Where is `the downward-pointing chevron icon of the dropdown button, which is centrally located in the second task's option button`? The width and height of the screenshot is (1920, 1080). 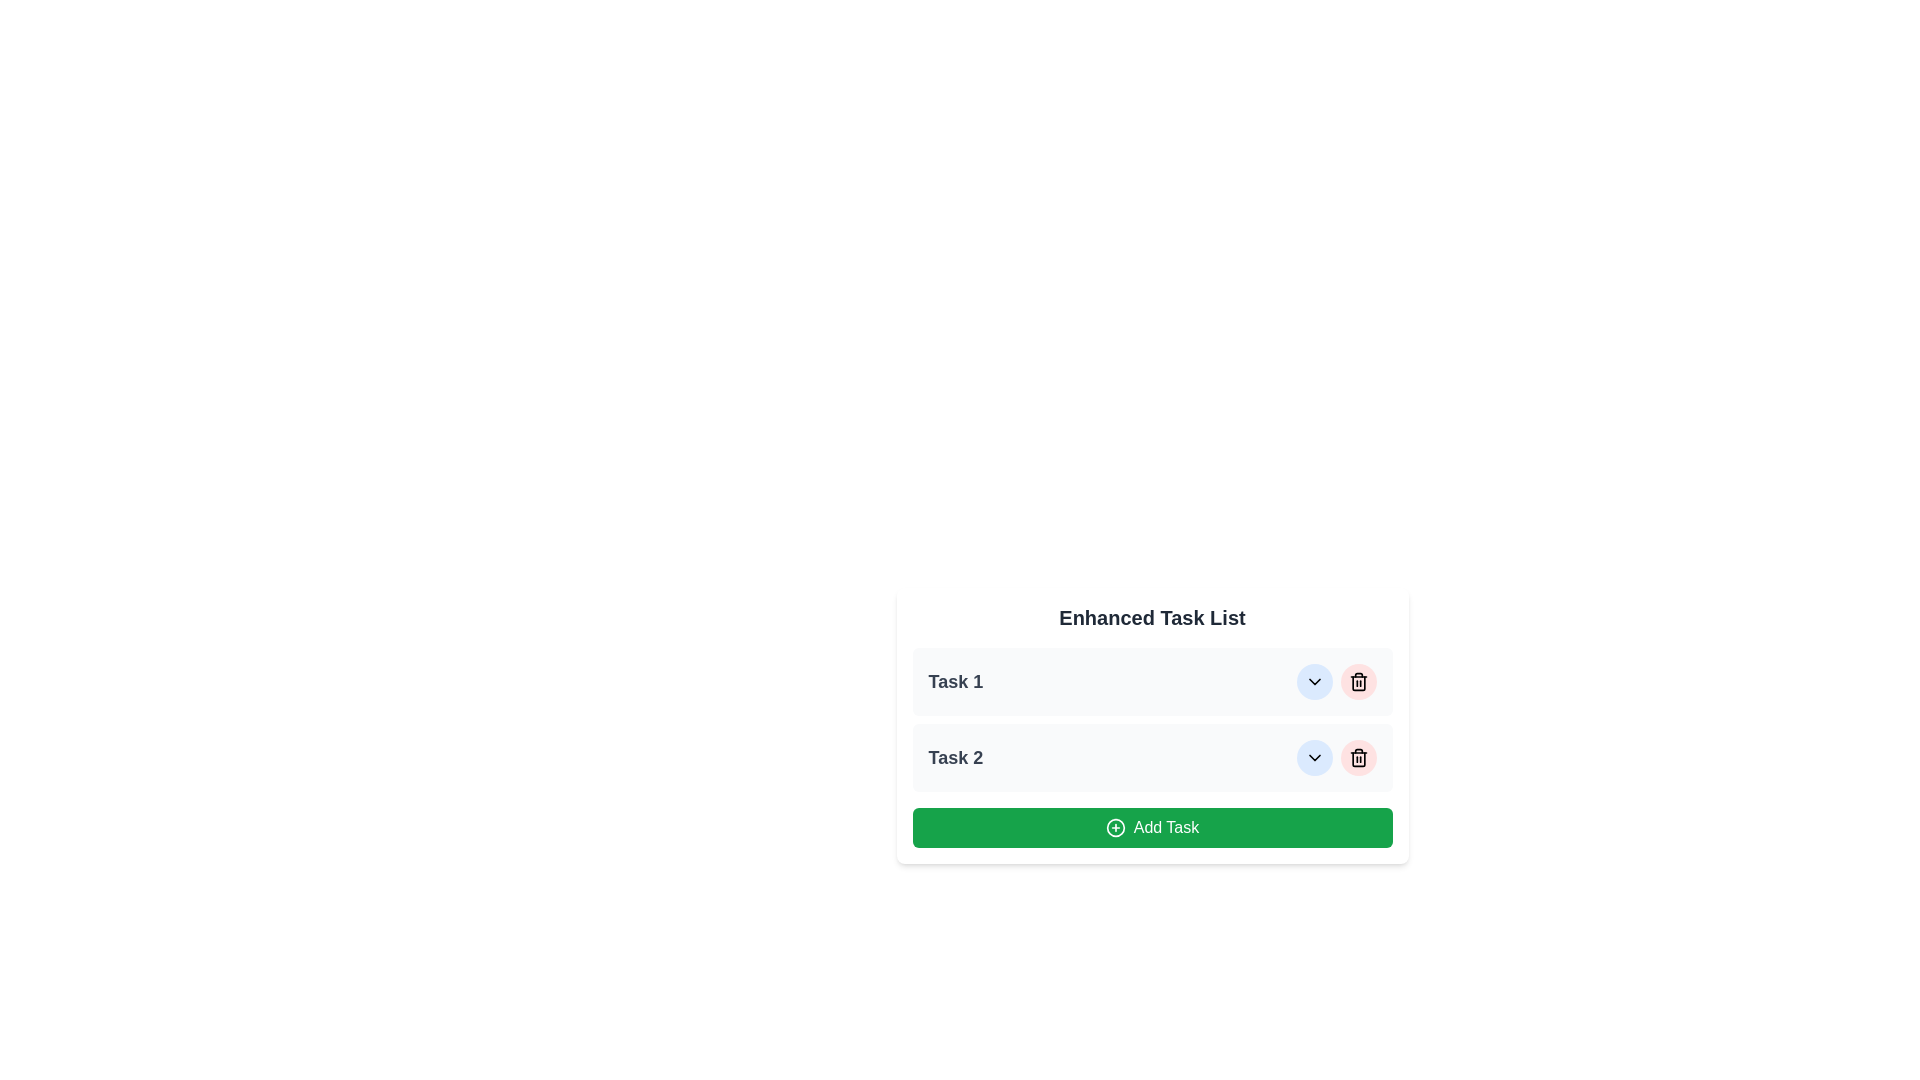 the downward-pointing chevron icon of the dropdown button, which is centrally located in the second task's option button is located at coordinates (1314, 758).